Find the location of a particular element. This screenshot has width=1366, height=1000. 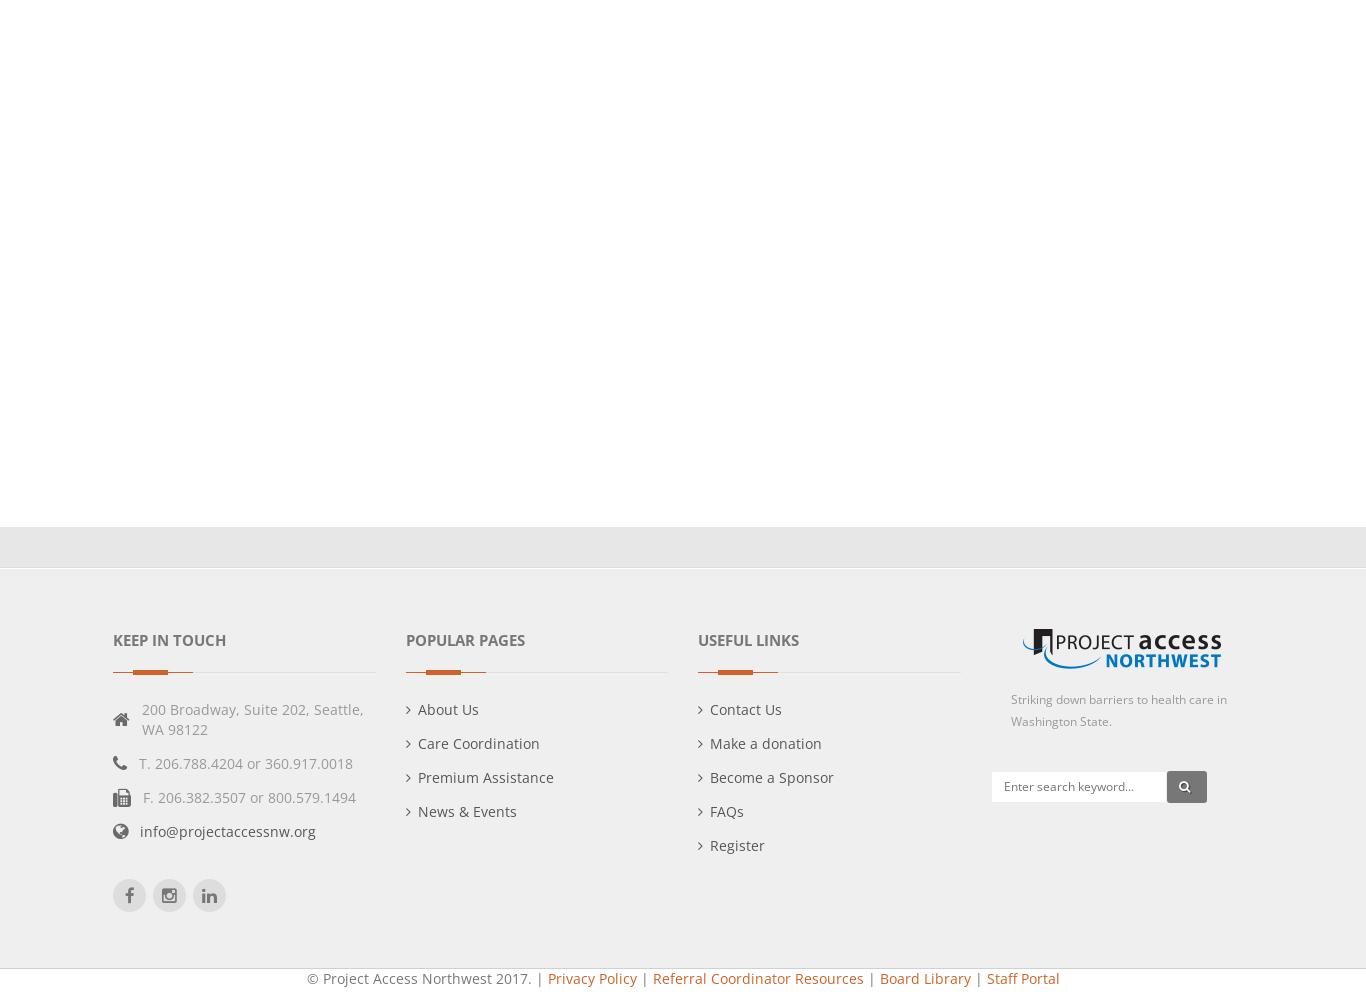

'Staff Portal' is located at coordinates (1022, 977).